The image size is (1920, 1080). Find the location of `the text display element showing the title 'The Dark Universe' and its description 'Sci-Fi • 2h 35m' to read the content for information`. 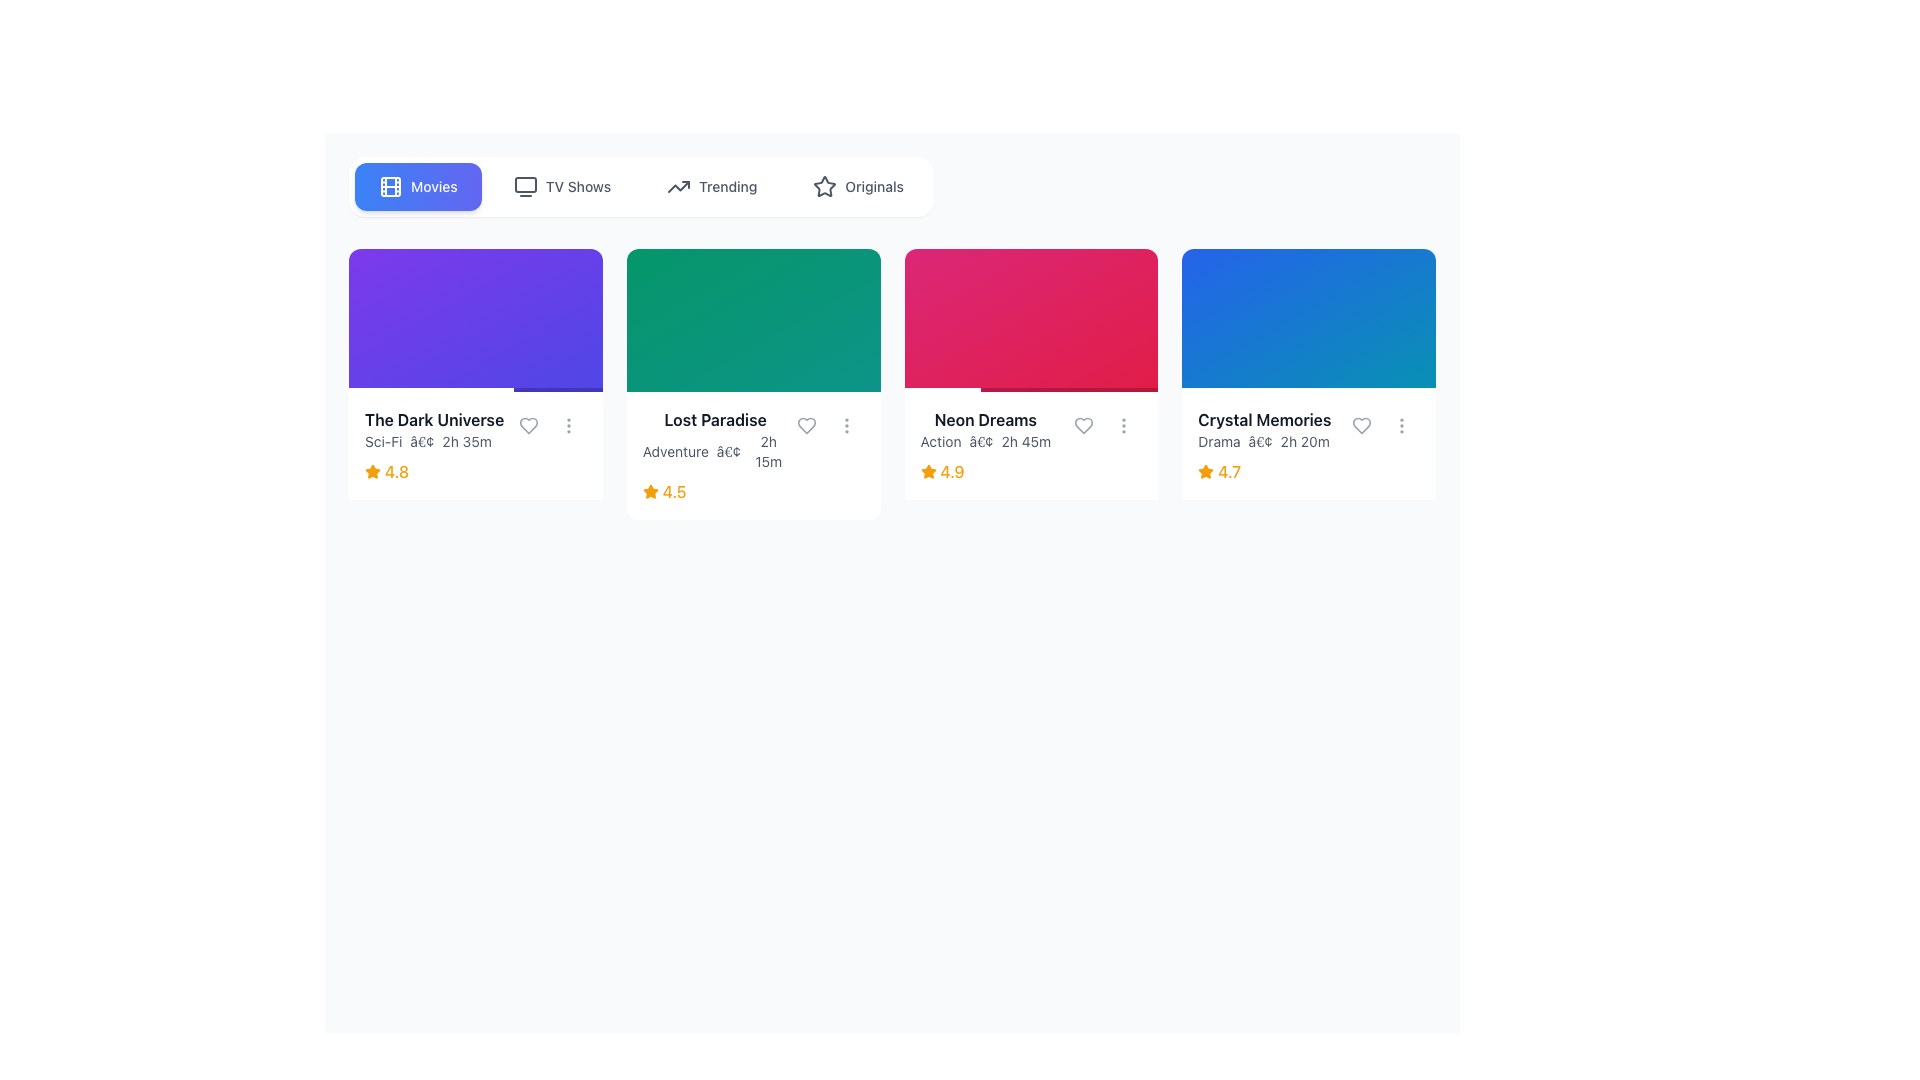

the text display element showing the title 'The Dark Universe' and its description 'Sci-Fi • 2h 35m' to read the content for information is located at coordinates (474, 428).